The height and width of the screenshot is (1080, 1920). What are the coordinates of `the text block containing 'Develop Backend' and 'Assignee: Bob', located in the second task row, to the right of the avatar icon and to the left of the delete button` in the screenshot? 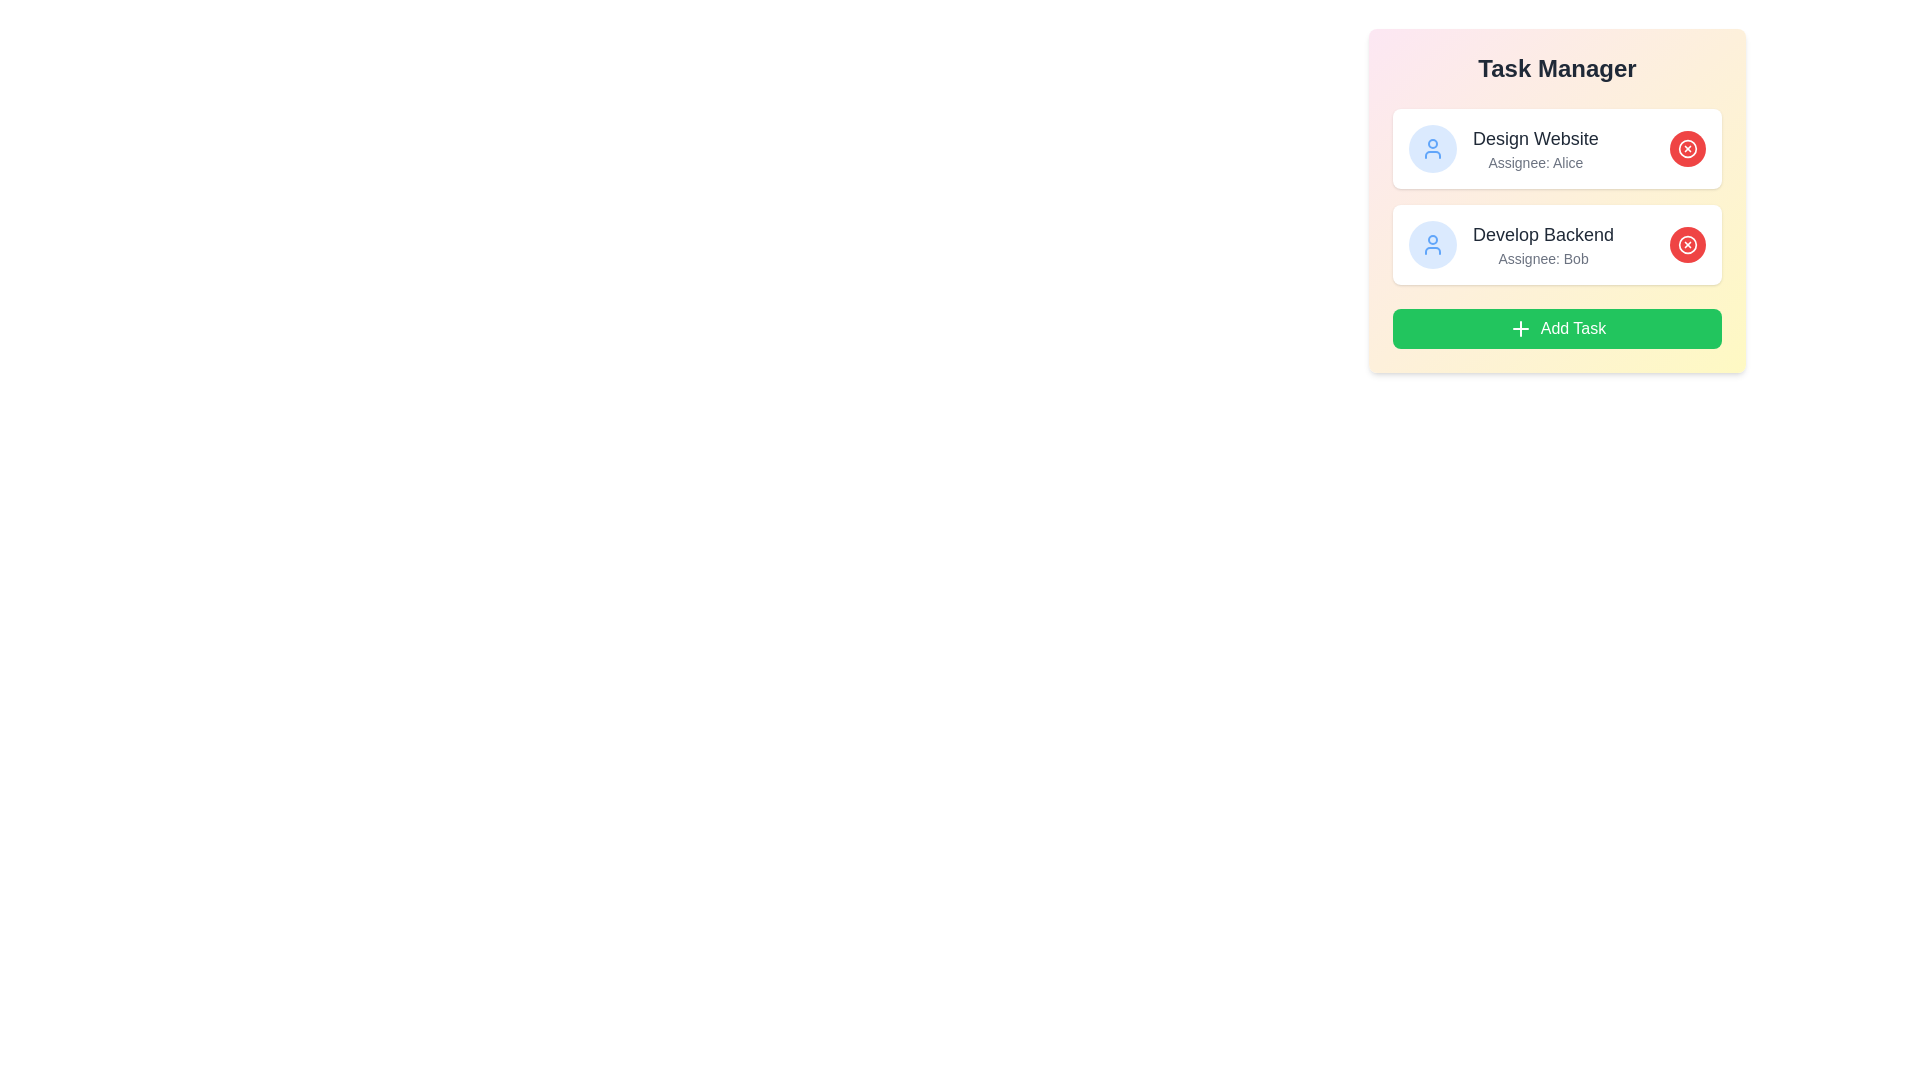 It's located at (1542, 244).